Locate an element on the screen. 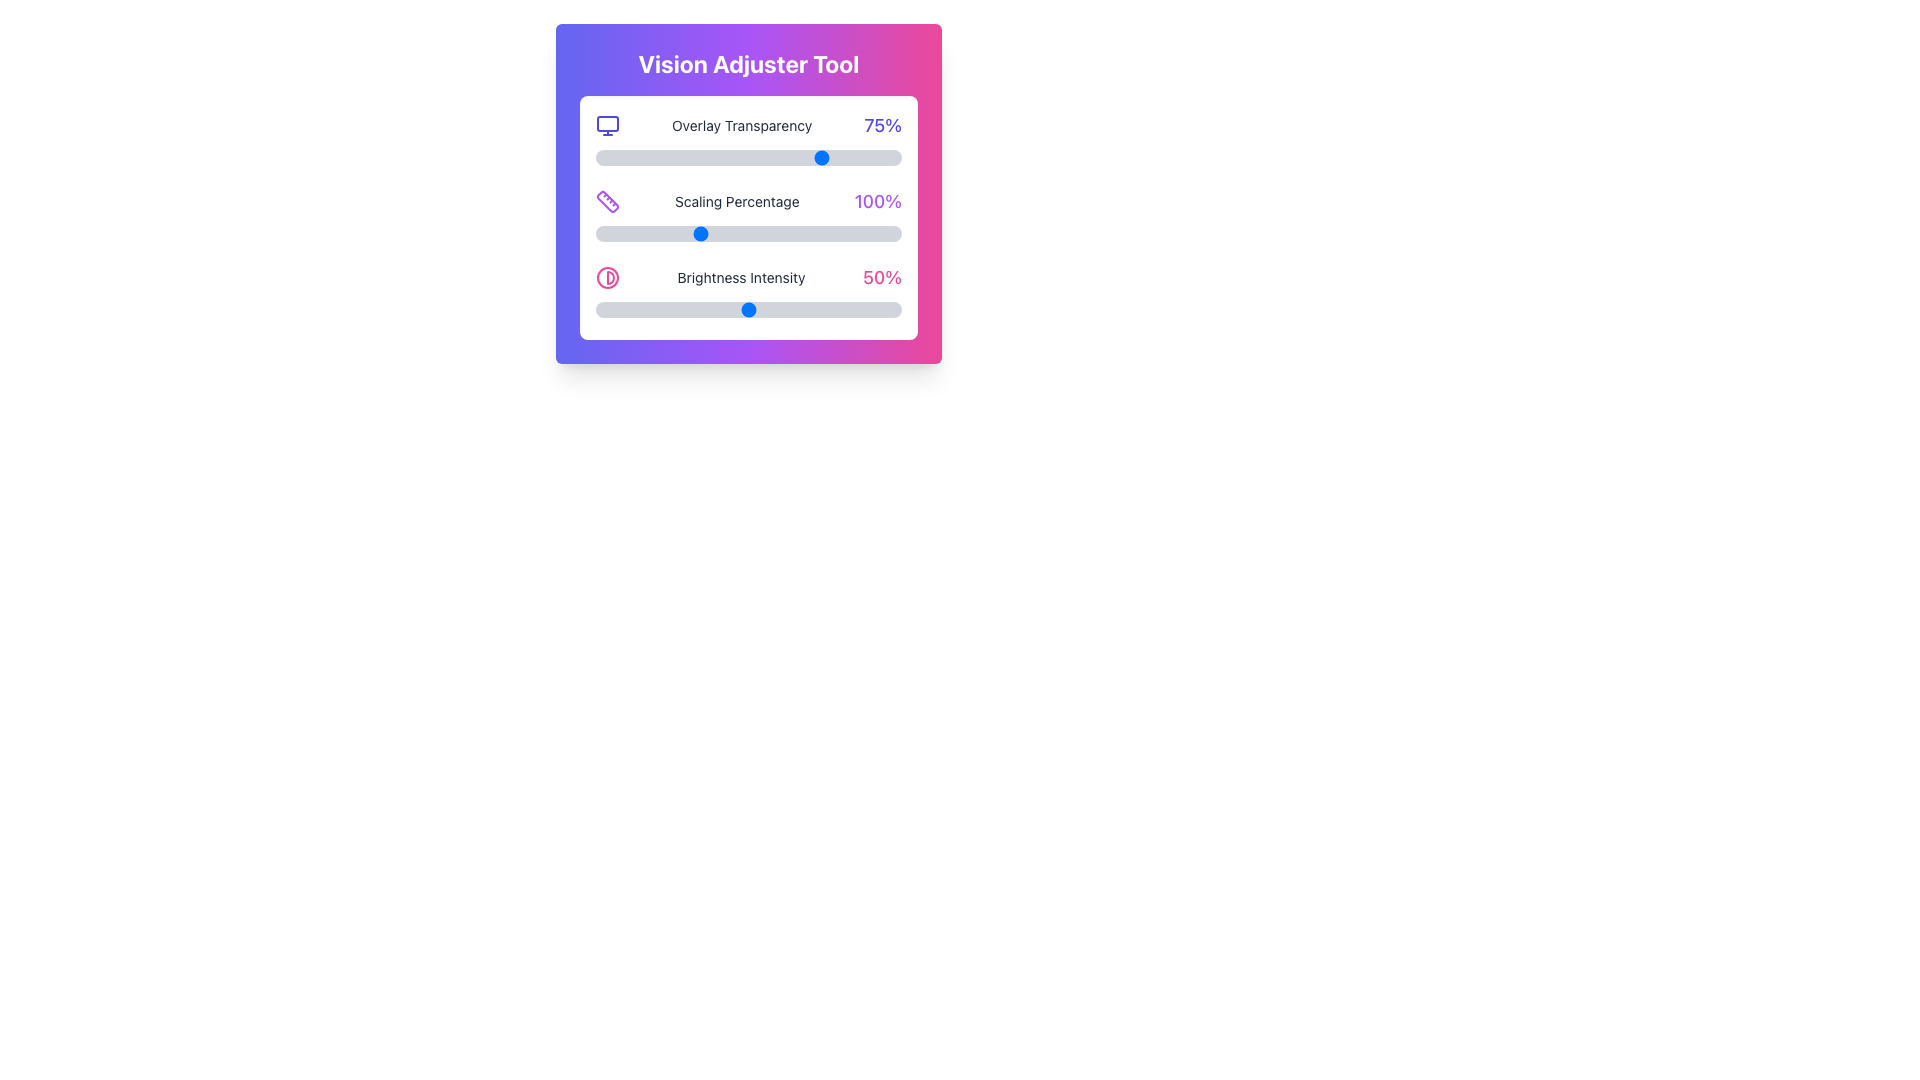 The height and width of the screenshot is (1080, 1920). displayed value of the text label showing '50%' in pink color, which indicates brightness intensity and is positioned to the right of the 'Brightness Intensity' text is located at coordinates (881, 277).